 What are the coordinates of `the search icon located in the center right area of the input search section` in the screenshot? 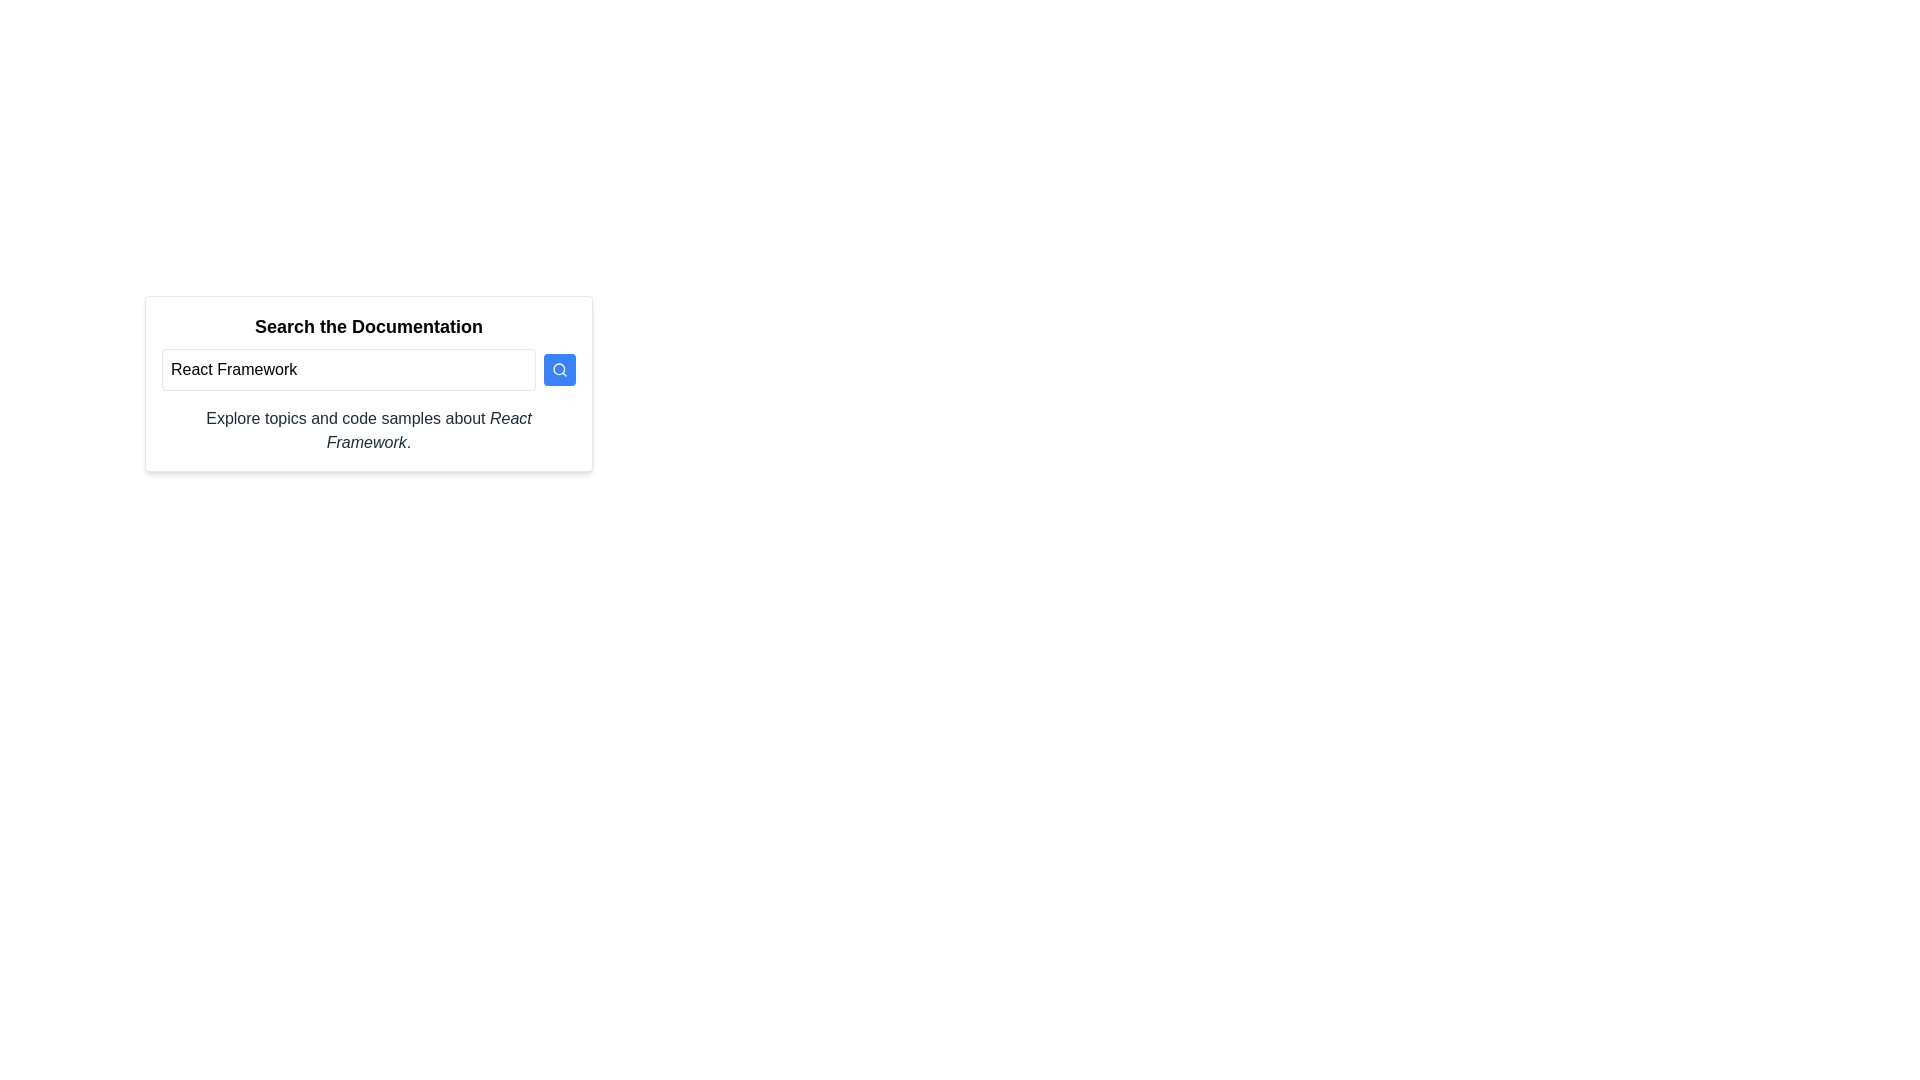 It's located at (560, 370).